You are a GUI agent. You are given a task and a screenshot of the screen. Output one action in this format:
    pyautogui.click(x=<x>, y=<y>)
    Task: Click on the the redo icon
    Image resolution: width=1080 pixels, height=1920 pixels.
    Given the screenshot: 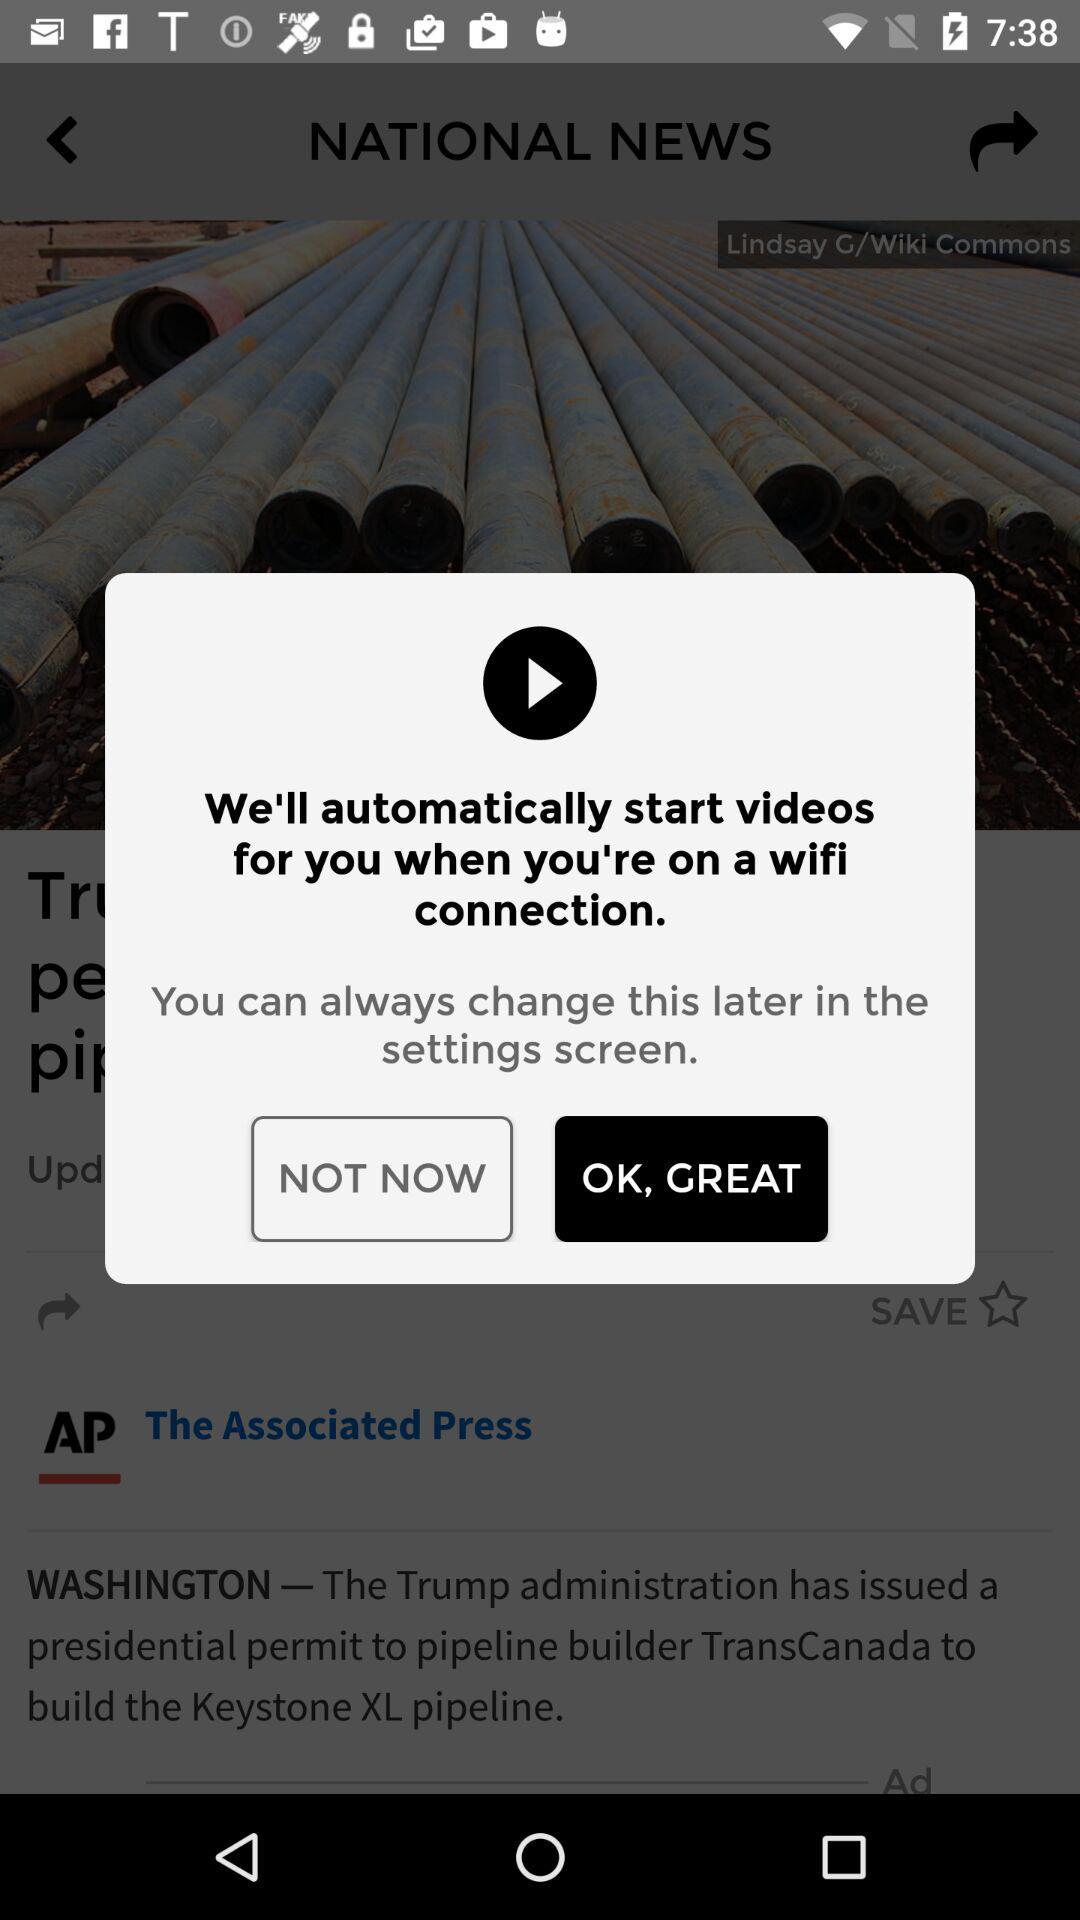 What is the action you would take?
    pyautogui.click(x=1003, y=140)
    